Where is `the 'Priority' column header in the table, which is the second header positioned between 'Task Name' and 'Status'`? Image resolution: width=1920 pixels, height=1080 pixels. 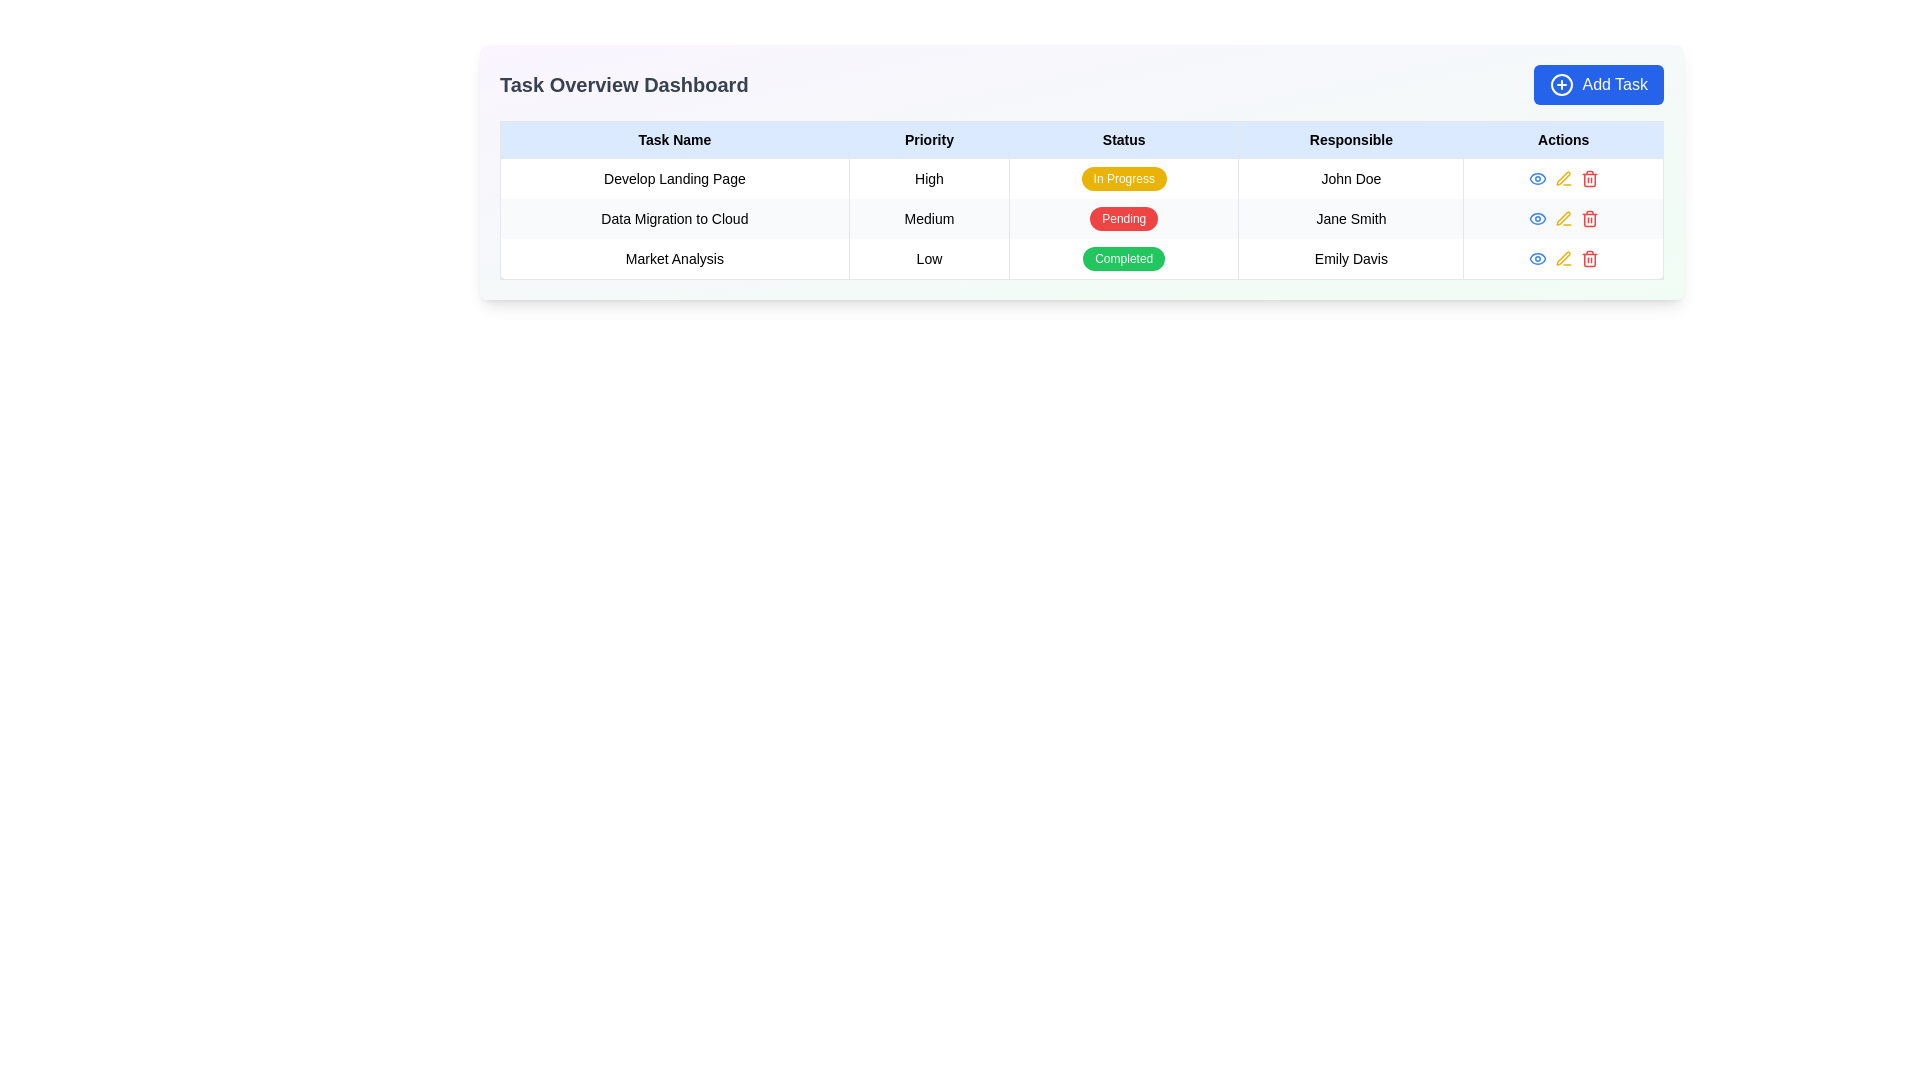
the 'Priority' column header in the table, which is the second header positioned between 'Task Name' and 'Status' is located at coordinates (928, 138).